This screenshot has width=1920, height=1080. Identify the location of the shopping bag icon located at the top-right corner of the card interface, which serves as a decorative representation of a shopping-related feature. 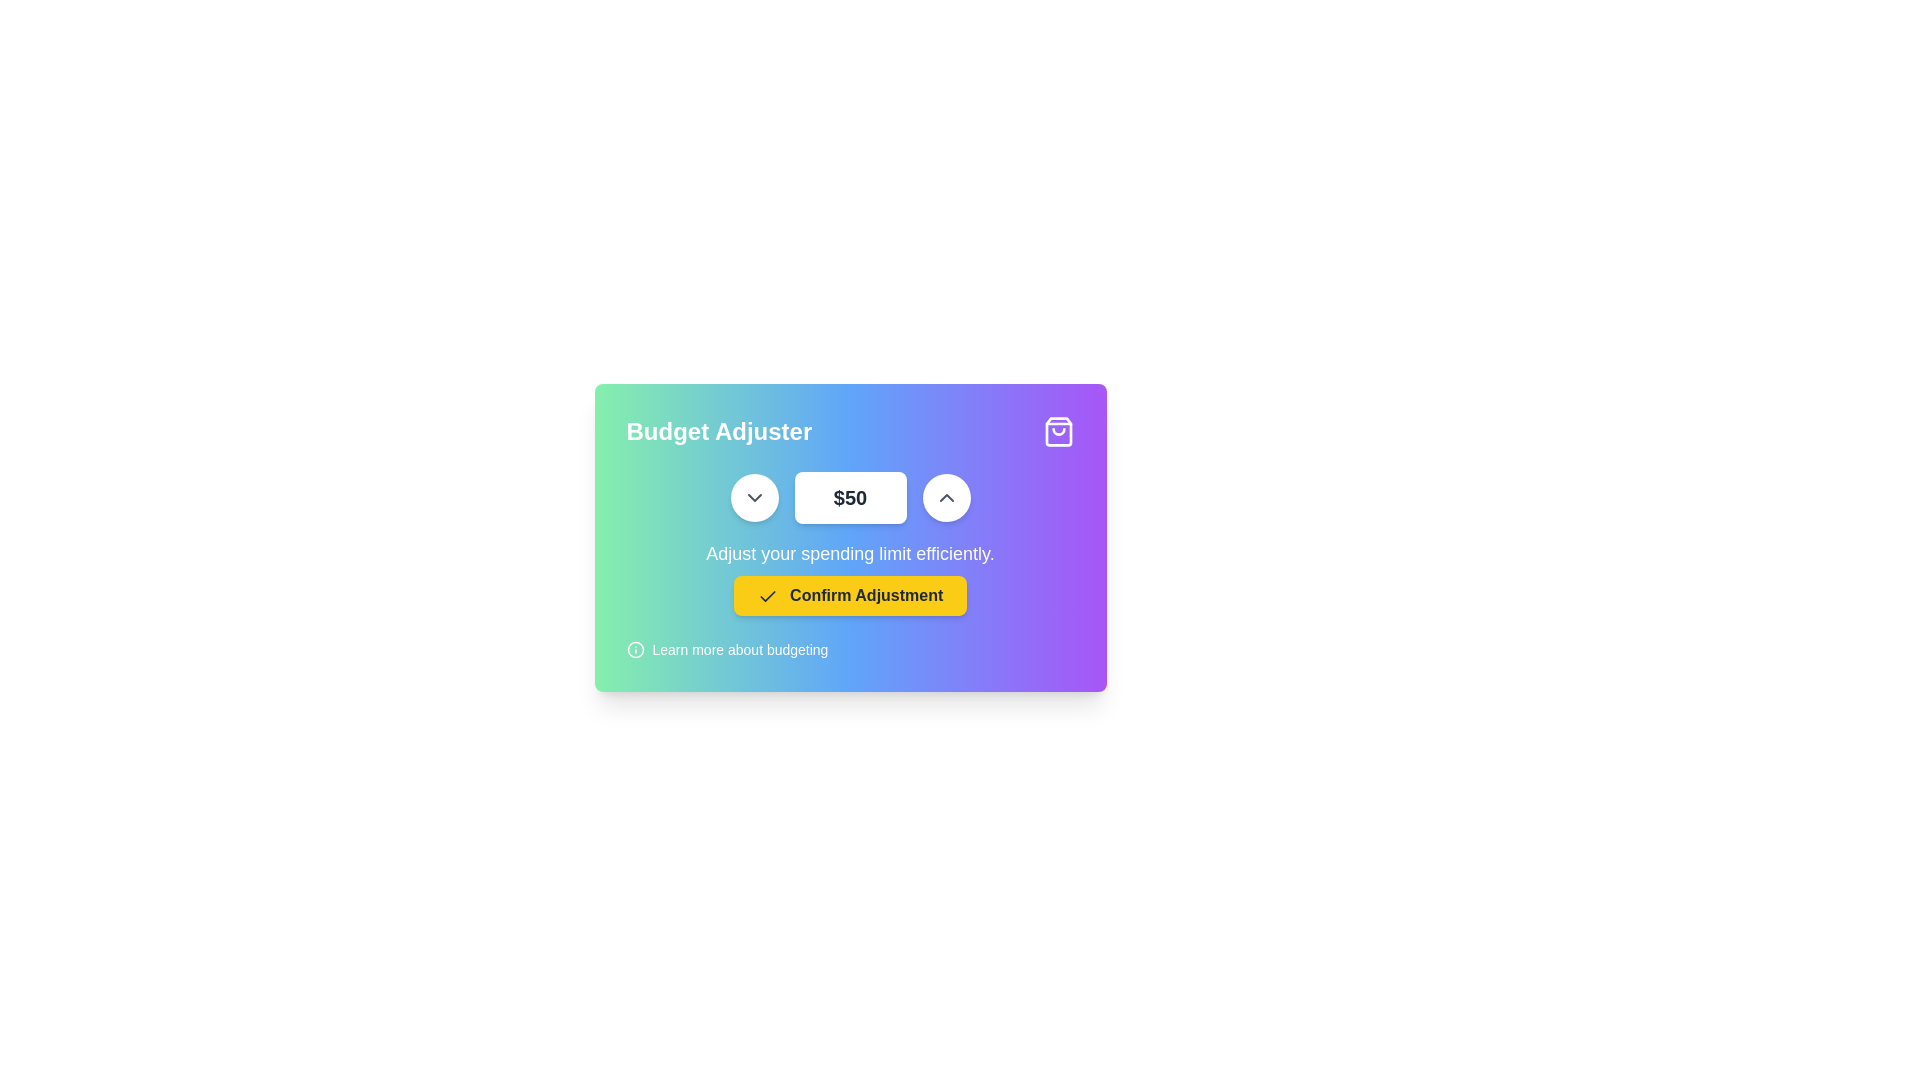
(1057, 431).